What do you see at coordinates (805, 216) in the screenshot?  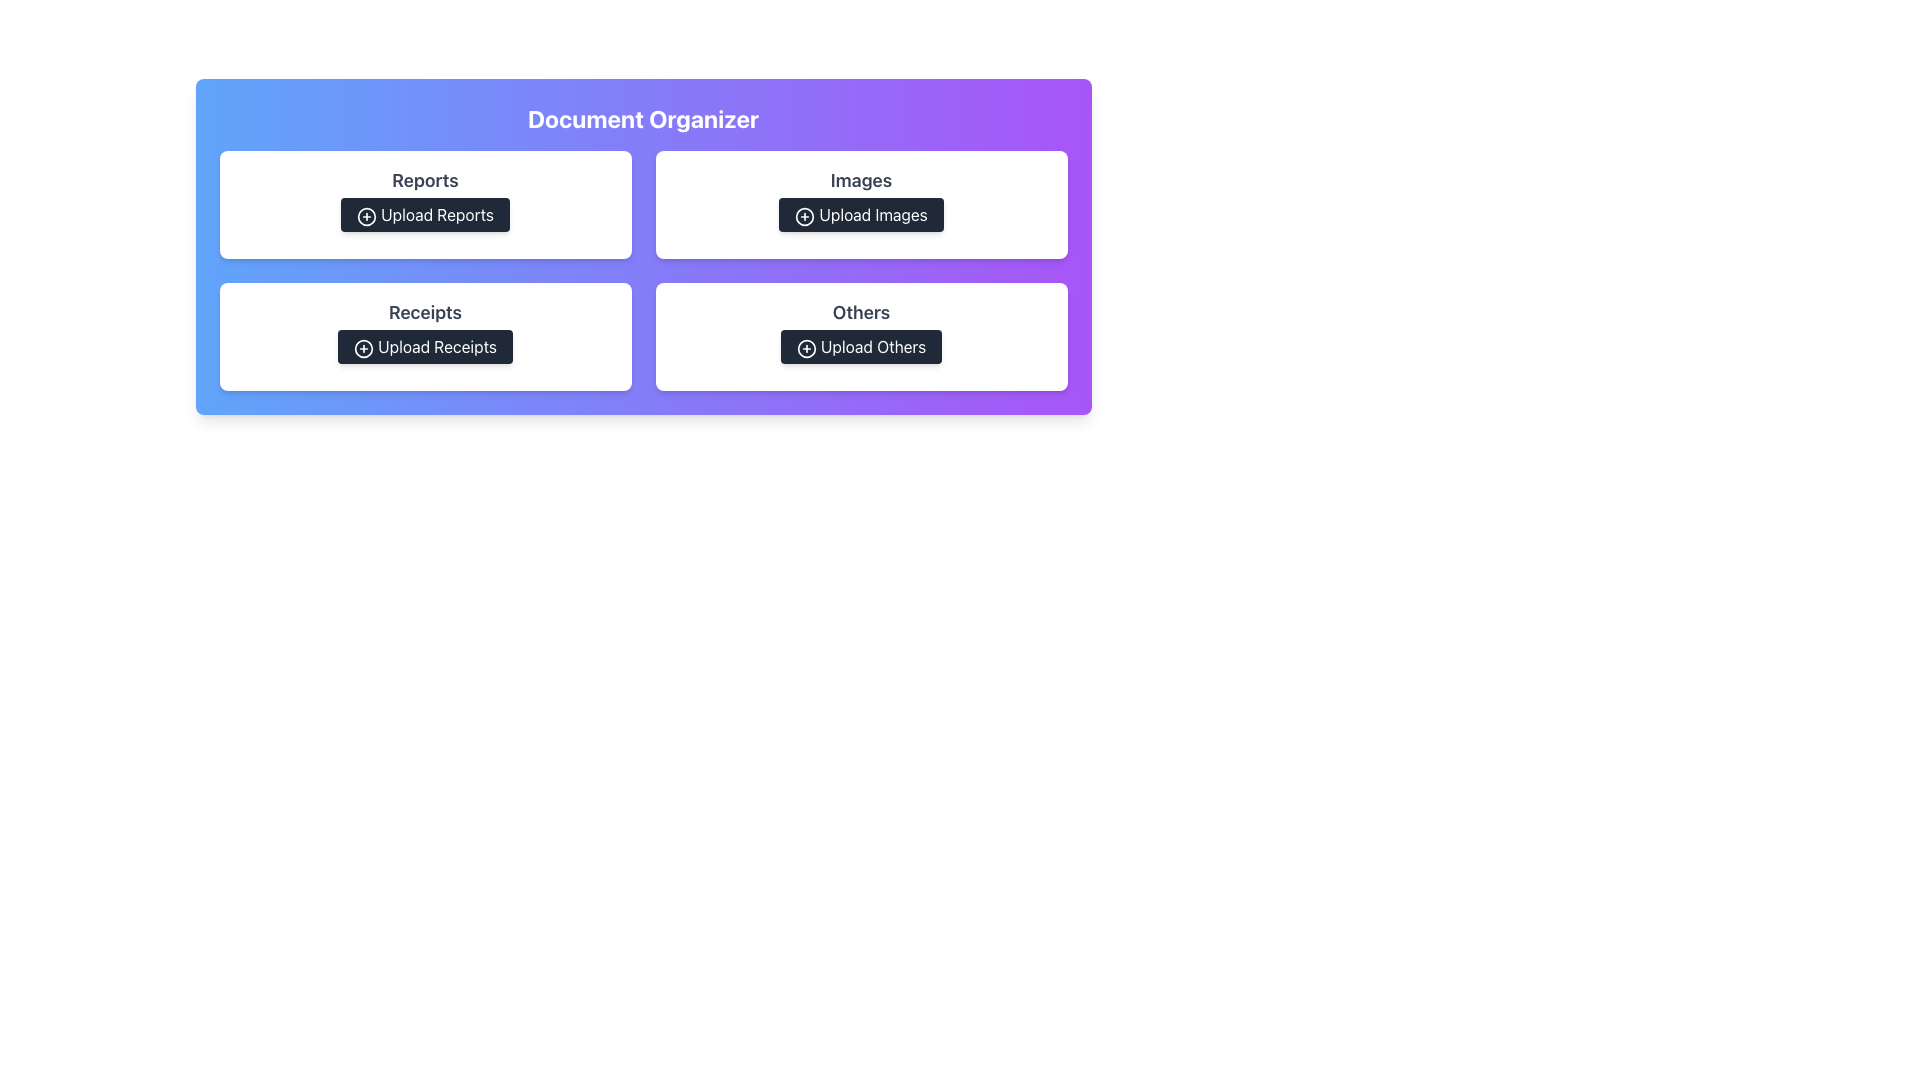 I see `the 'Upload Images' button which contains the icon for adding or uploading content located in the top-right panel labeled 'Images'` at bounding box center [805, 216].